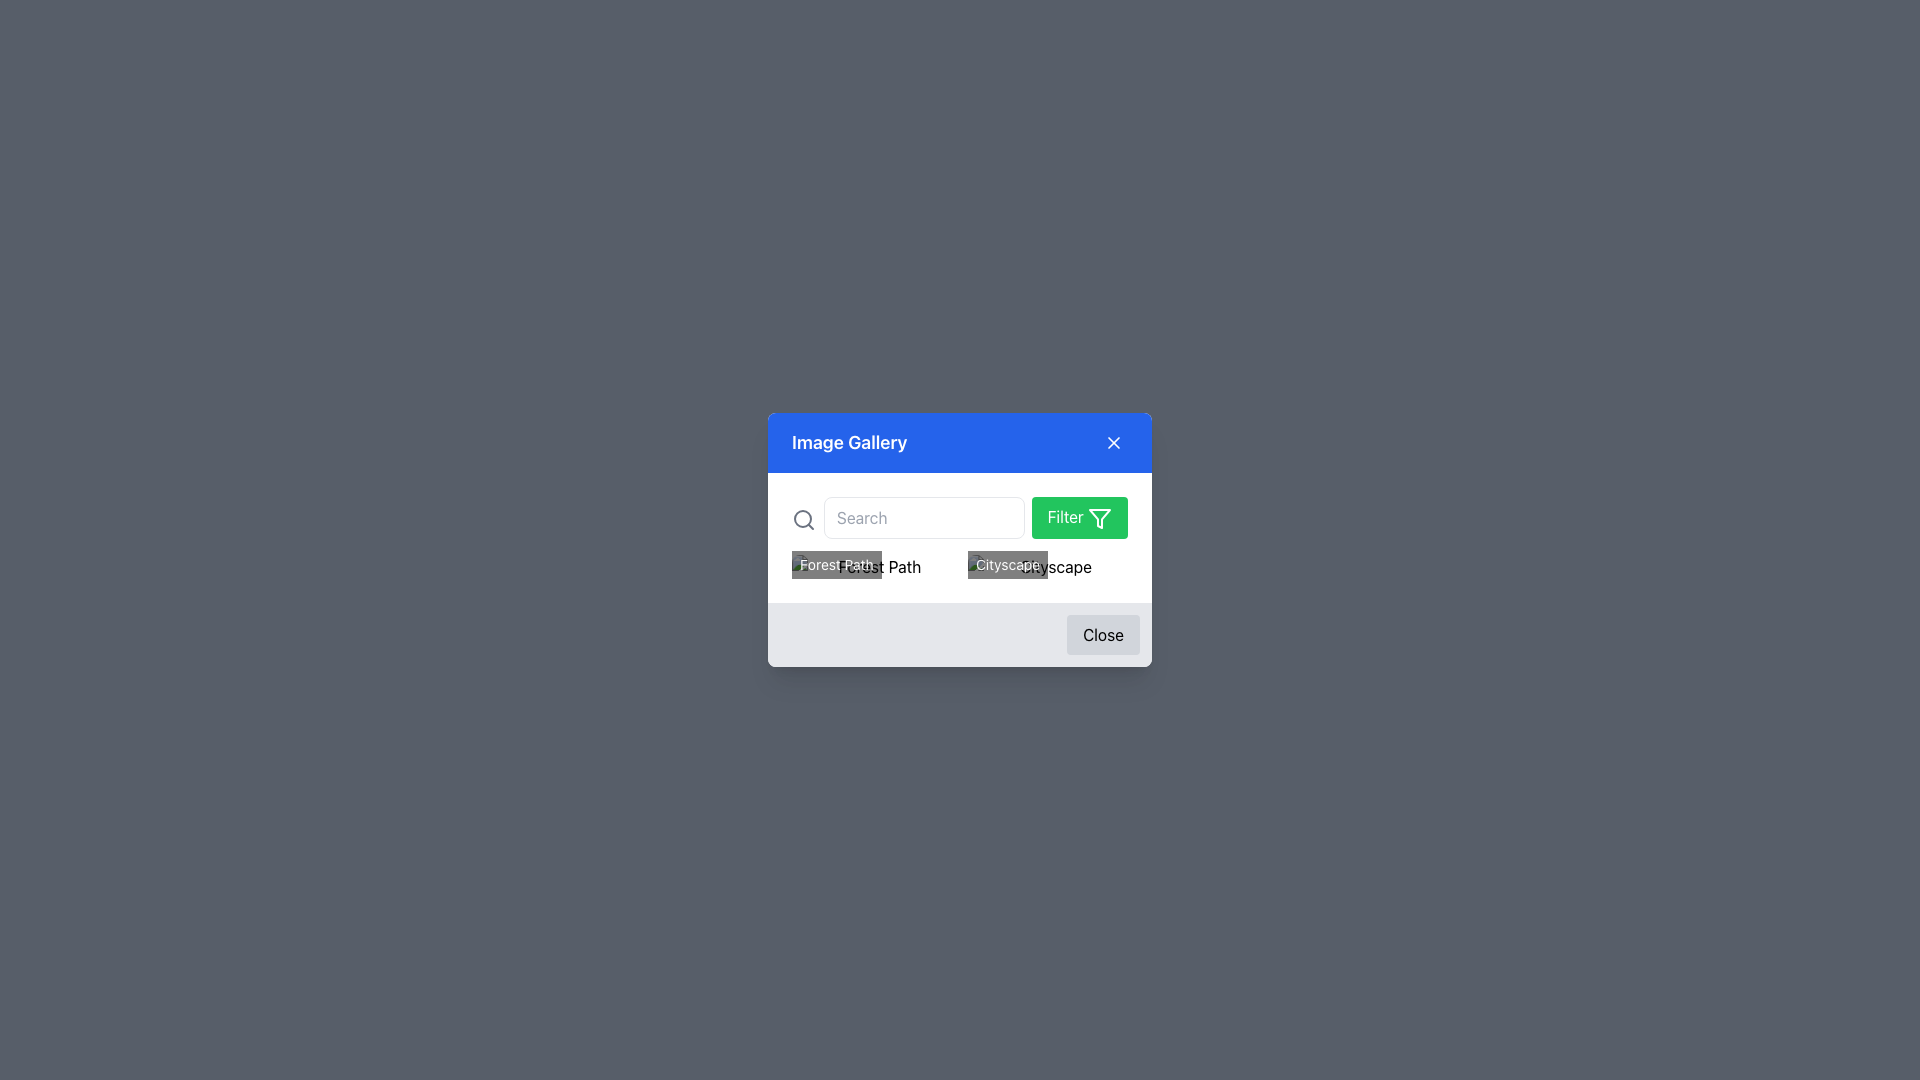  What do you see at coordinates (1112, 442) in the screenshot?
I see `the circular button with an 'X' symbol located in the top-right corner of the 'Image Gallery' header in the modal window` at bounding box center [1112, 442].